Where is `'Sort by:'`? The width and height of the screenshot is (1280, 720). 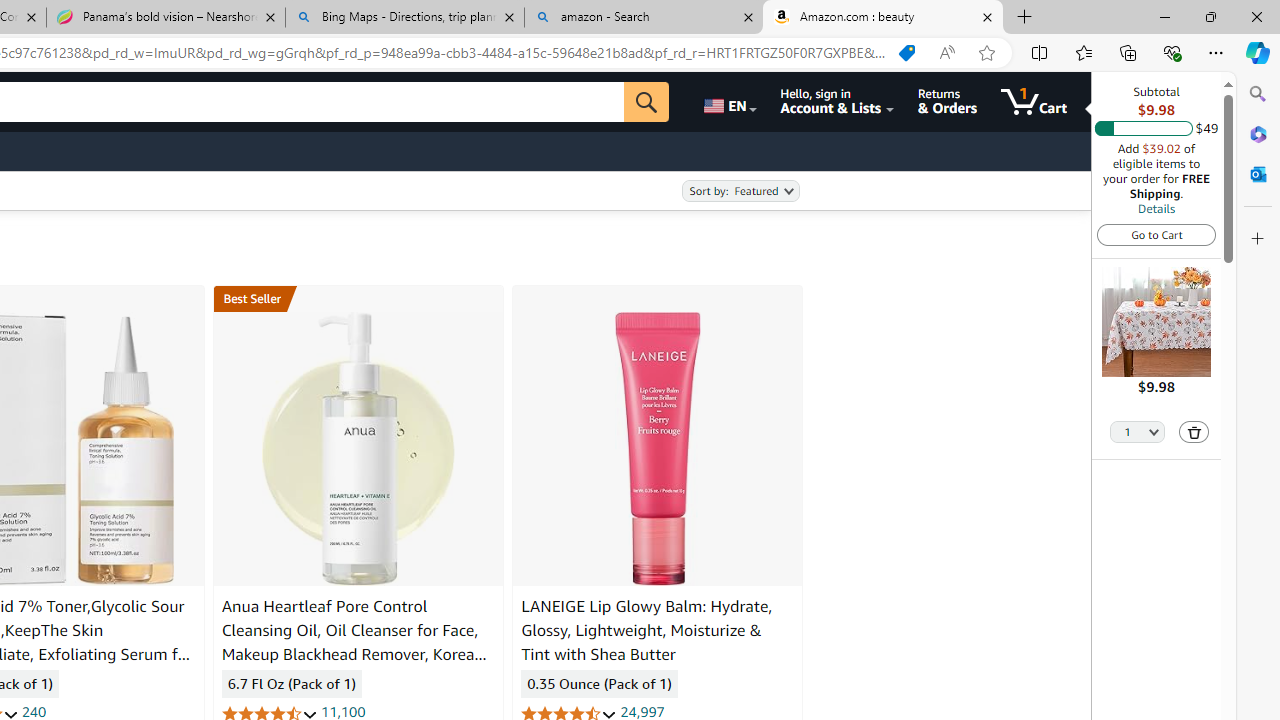 'Sort by:' is located at coordinates (739, 191).